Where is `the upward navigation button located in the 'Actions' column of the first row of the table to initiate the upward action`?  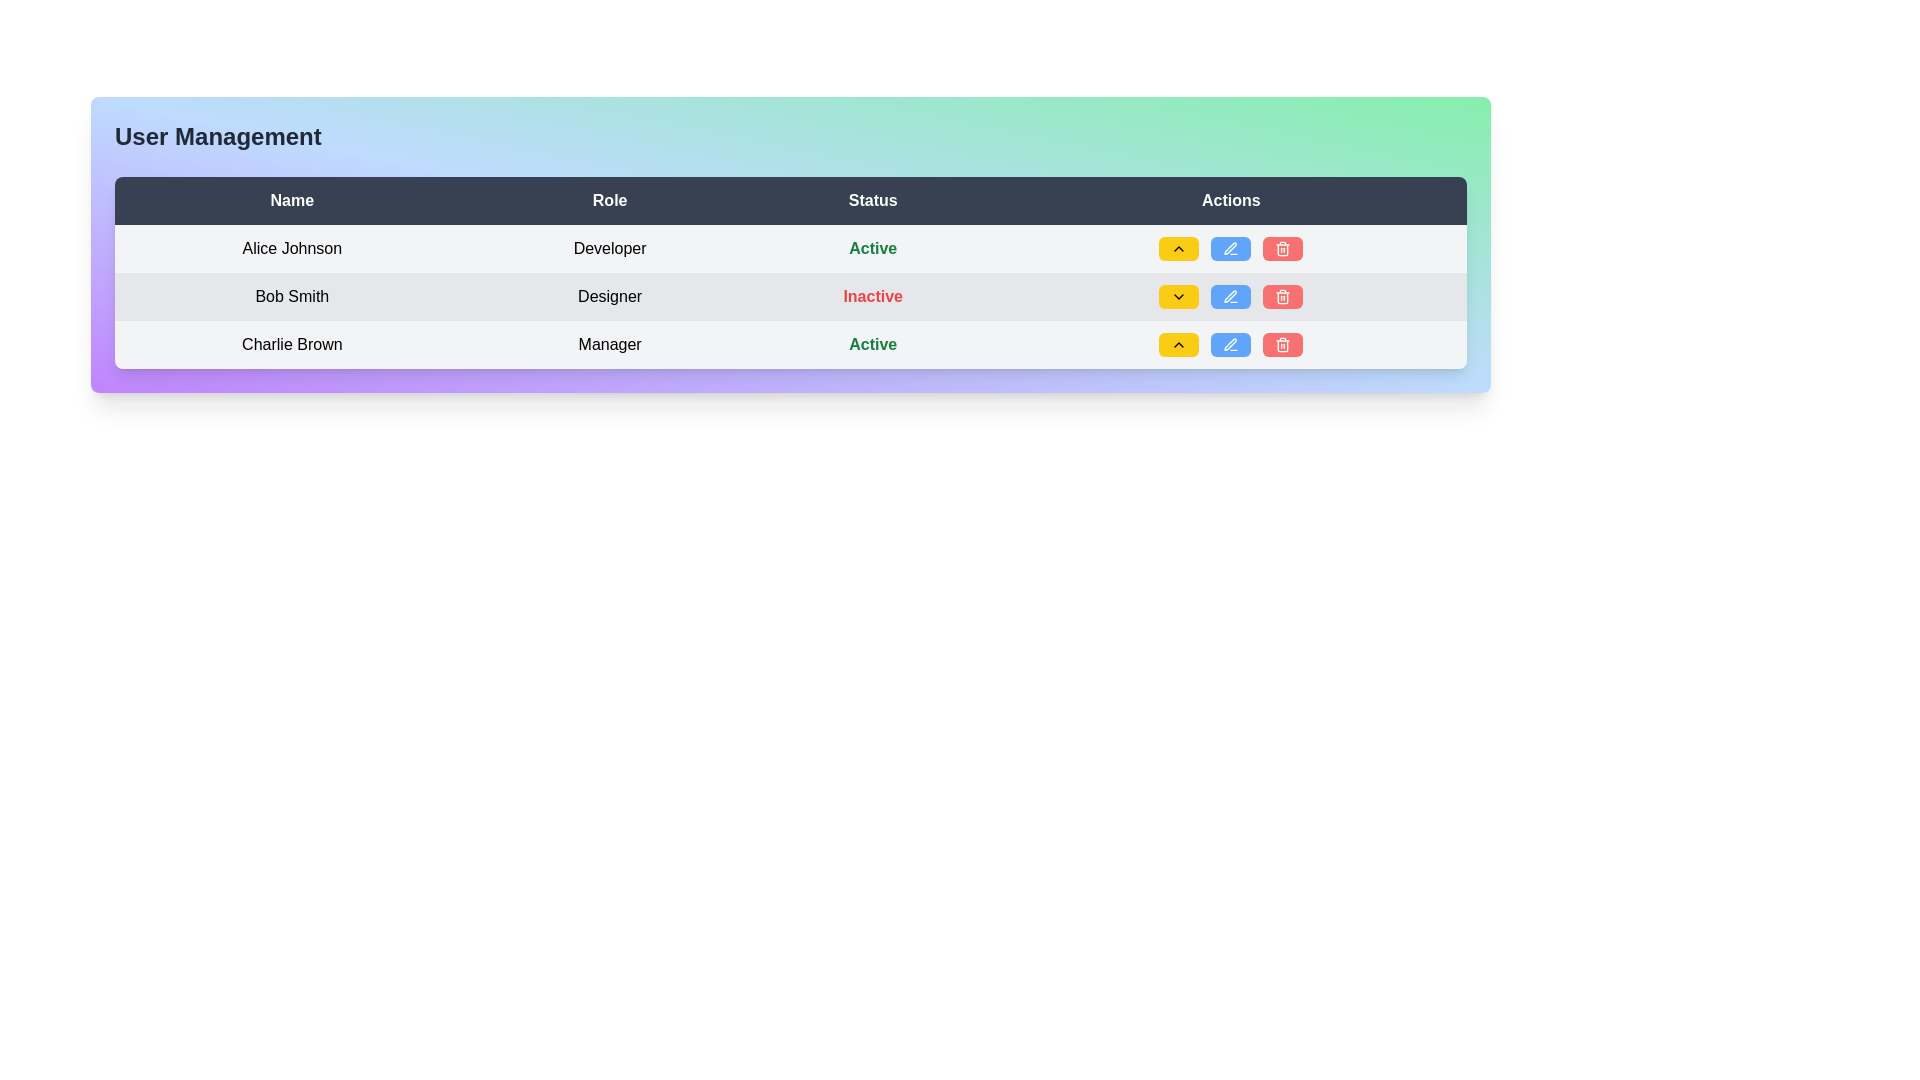 the upward navigation button located in the 'Actions' column of the first row of the table to initiate the upward action is located at coordinates (1179, 248).